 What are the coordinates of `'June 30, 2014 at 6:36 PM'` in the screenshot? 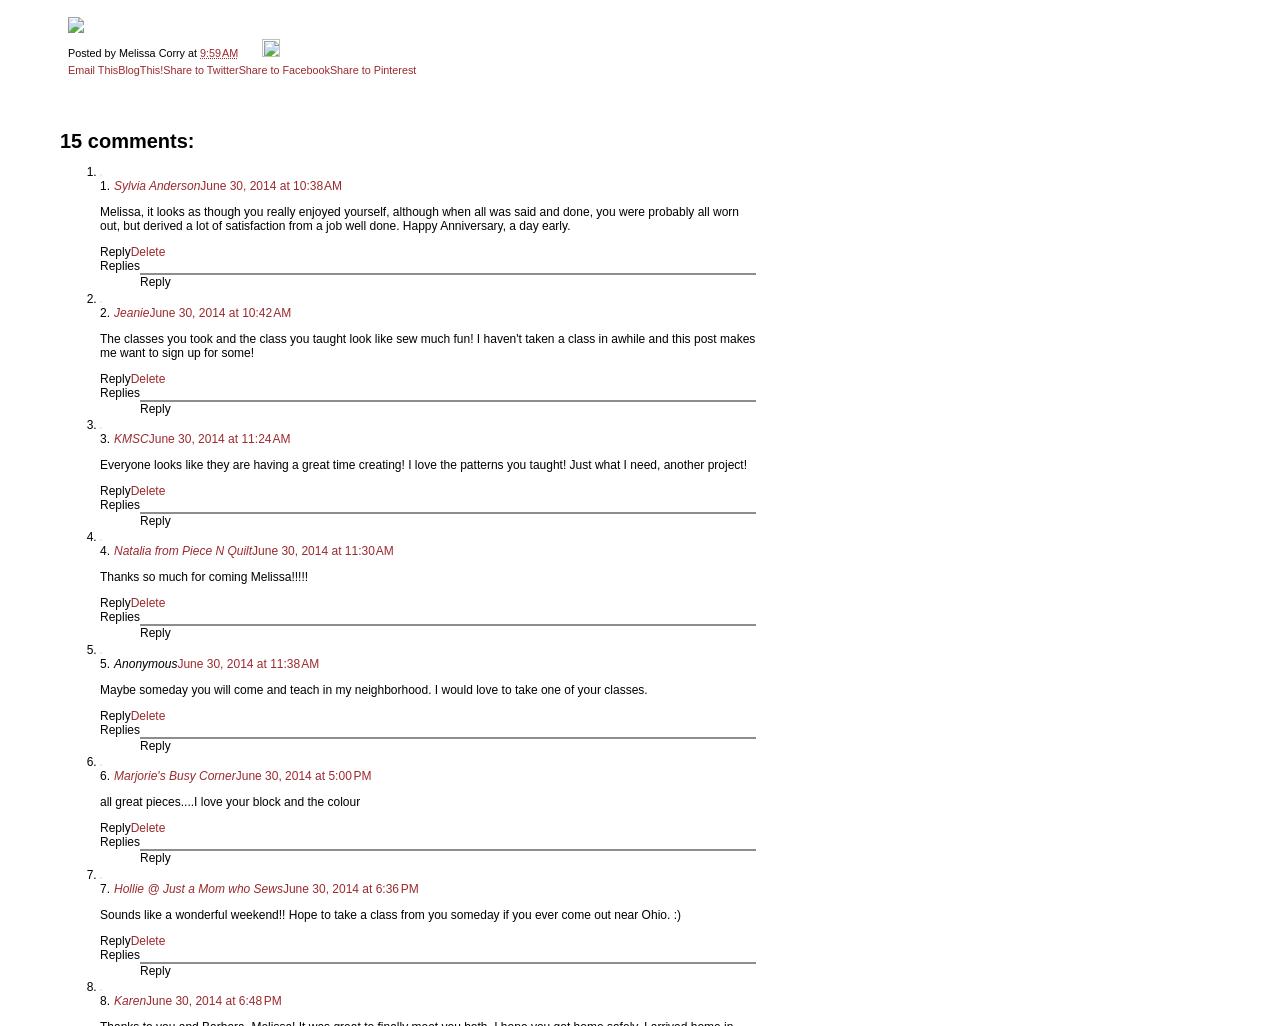 It's located at (349, 887).